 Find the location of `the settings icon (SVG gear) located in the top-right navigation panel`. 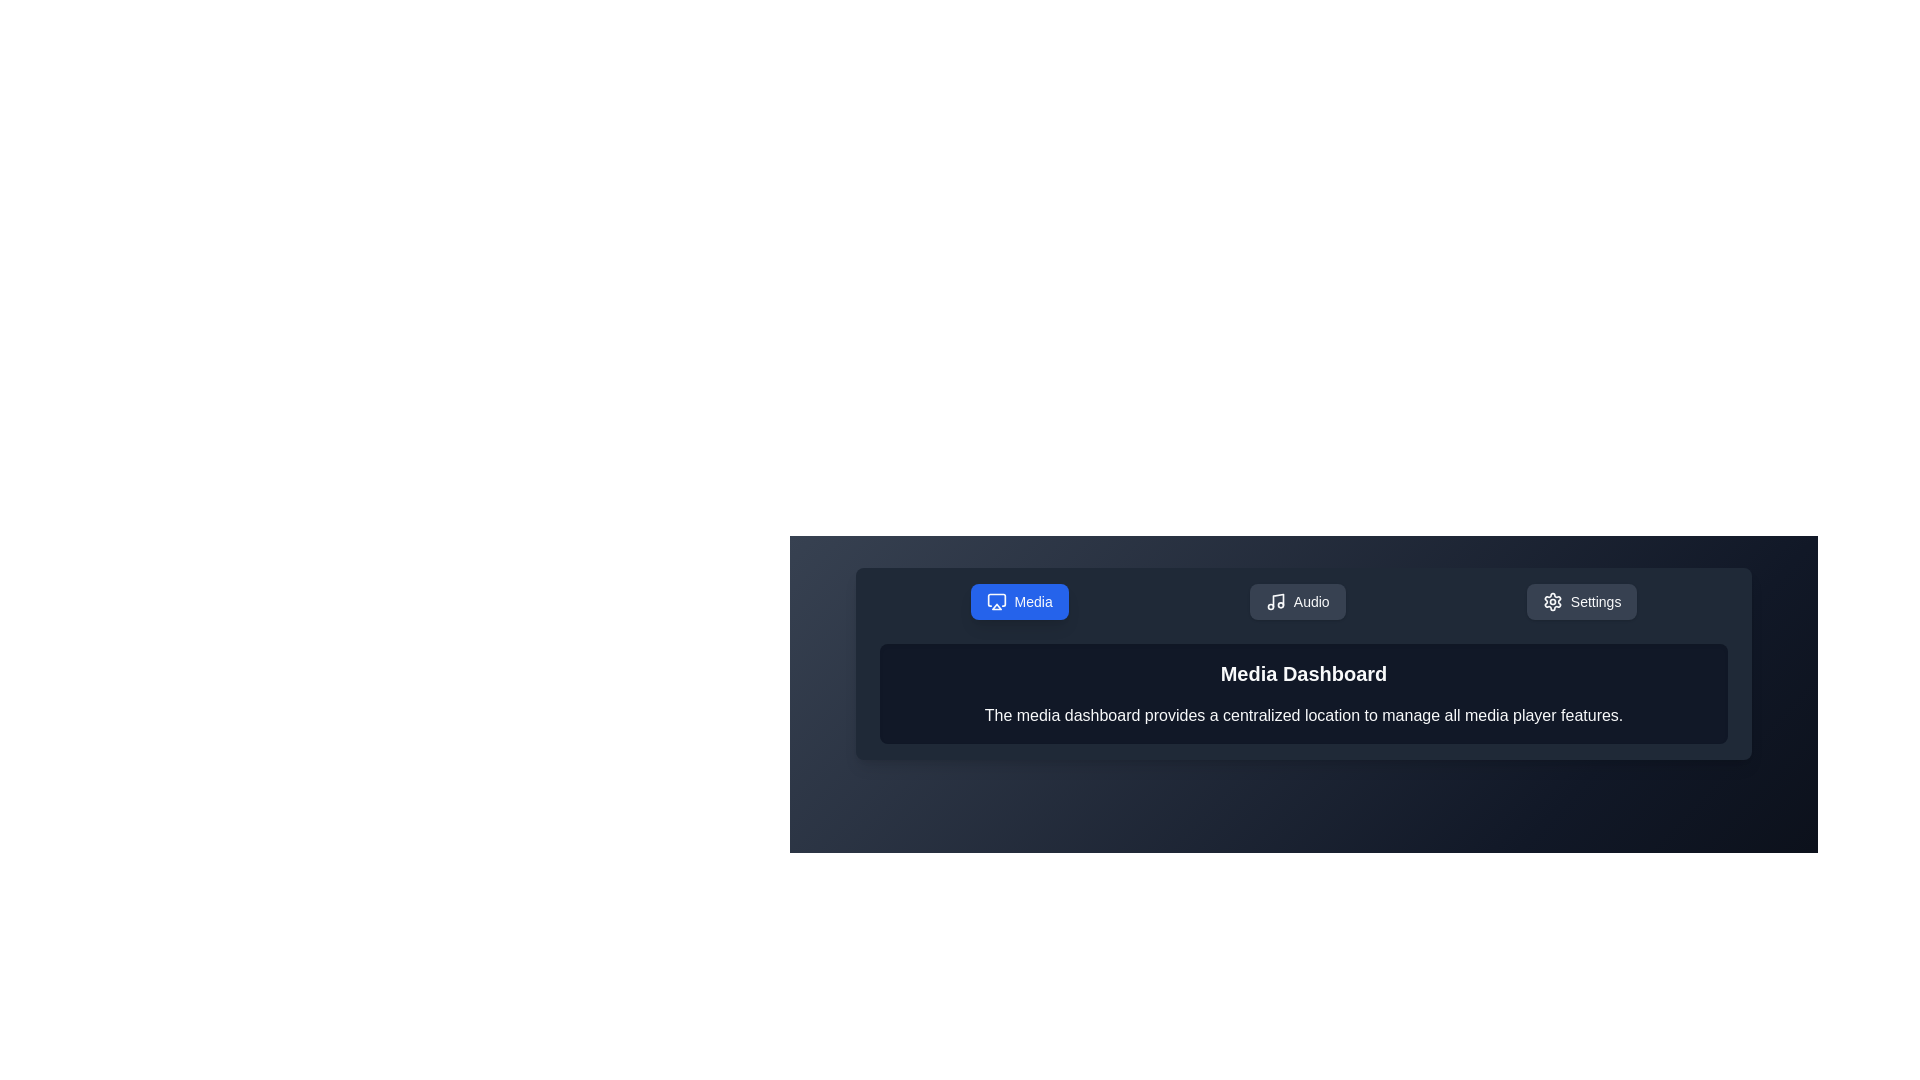

the settings icon (SVG gear) located in the top-right navigation panel is located at coordinates (1551, 600).